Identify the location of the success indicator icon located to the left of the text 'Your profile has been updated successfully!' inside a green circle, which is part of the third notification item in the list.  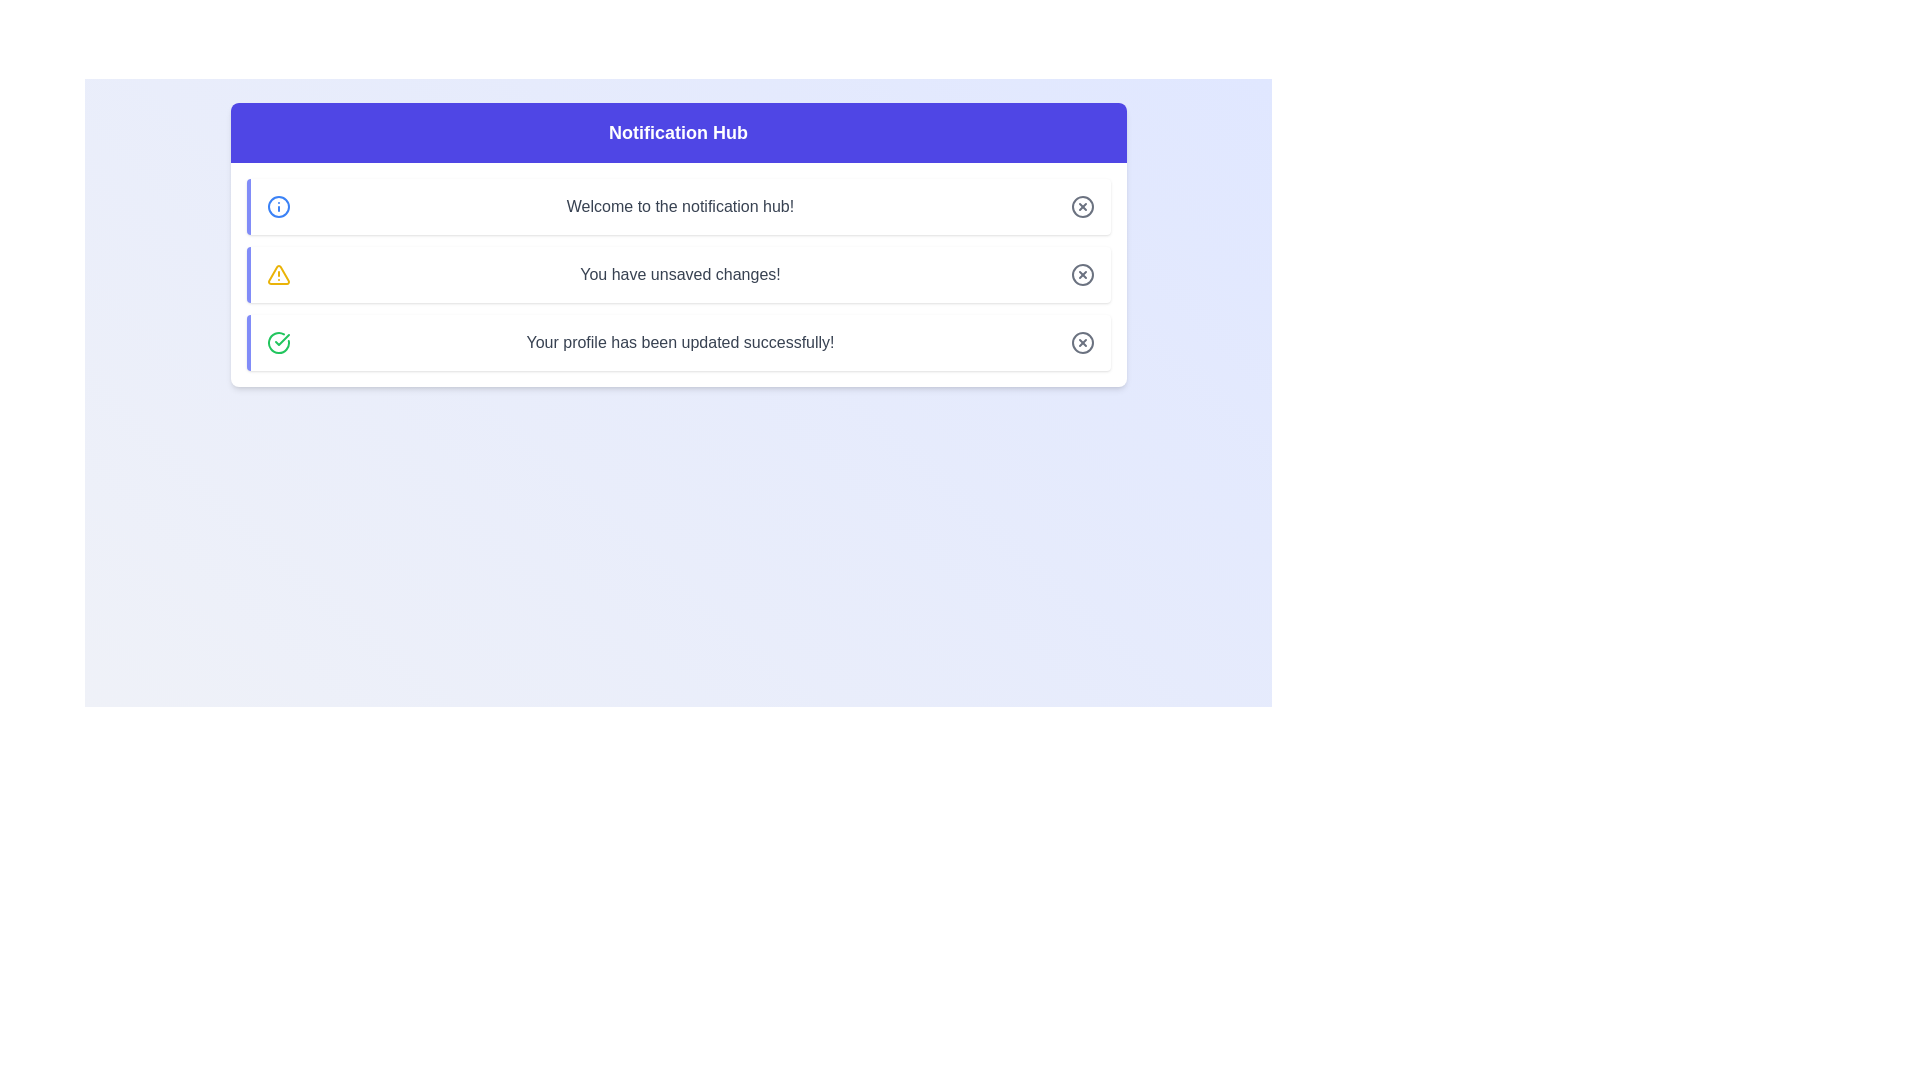
(281, 338).